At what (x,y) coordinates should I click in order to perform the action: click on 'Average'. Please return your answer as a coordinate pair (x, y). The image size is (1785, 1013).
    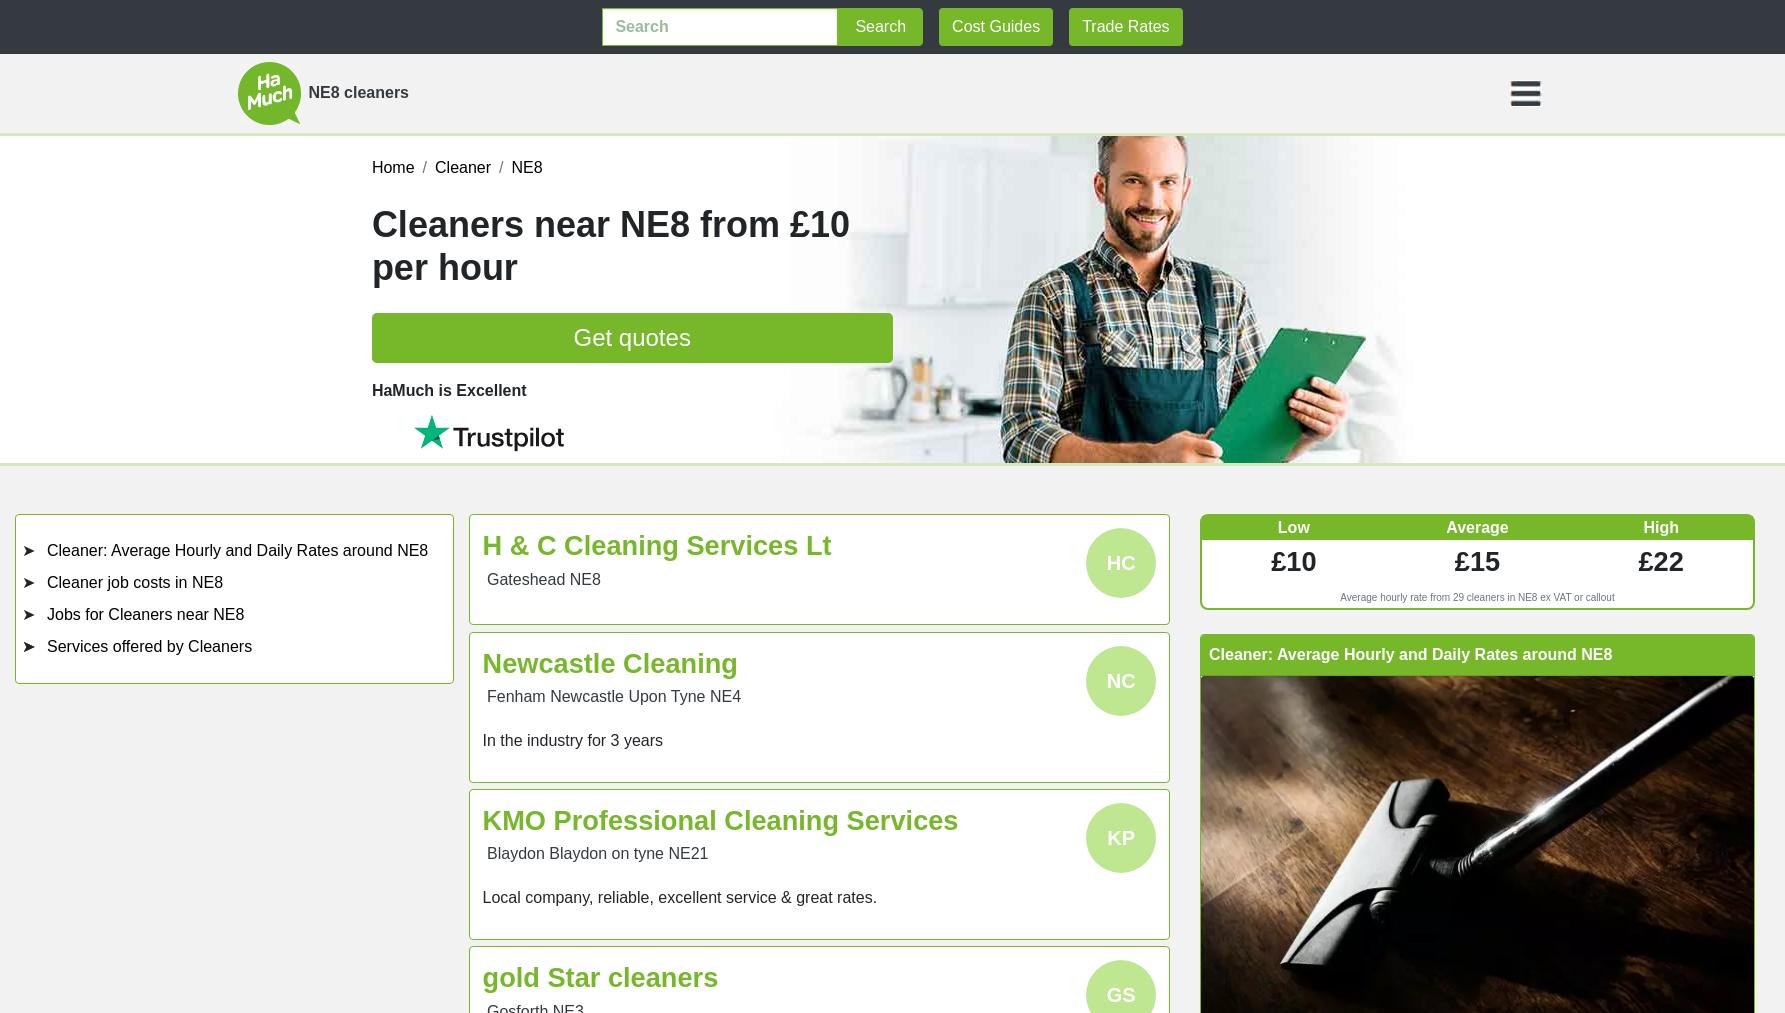
    Looking at the image, I should click on (1445, 527).